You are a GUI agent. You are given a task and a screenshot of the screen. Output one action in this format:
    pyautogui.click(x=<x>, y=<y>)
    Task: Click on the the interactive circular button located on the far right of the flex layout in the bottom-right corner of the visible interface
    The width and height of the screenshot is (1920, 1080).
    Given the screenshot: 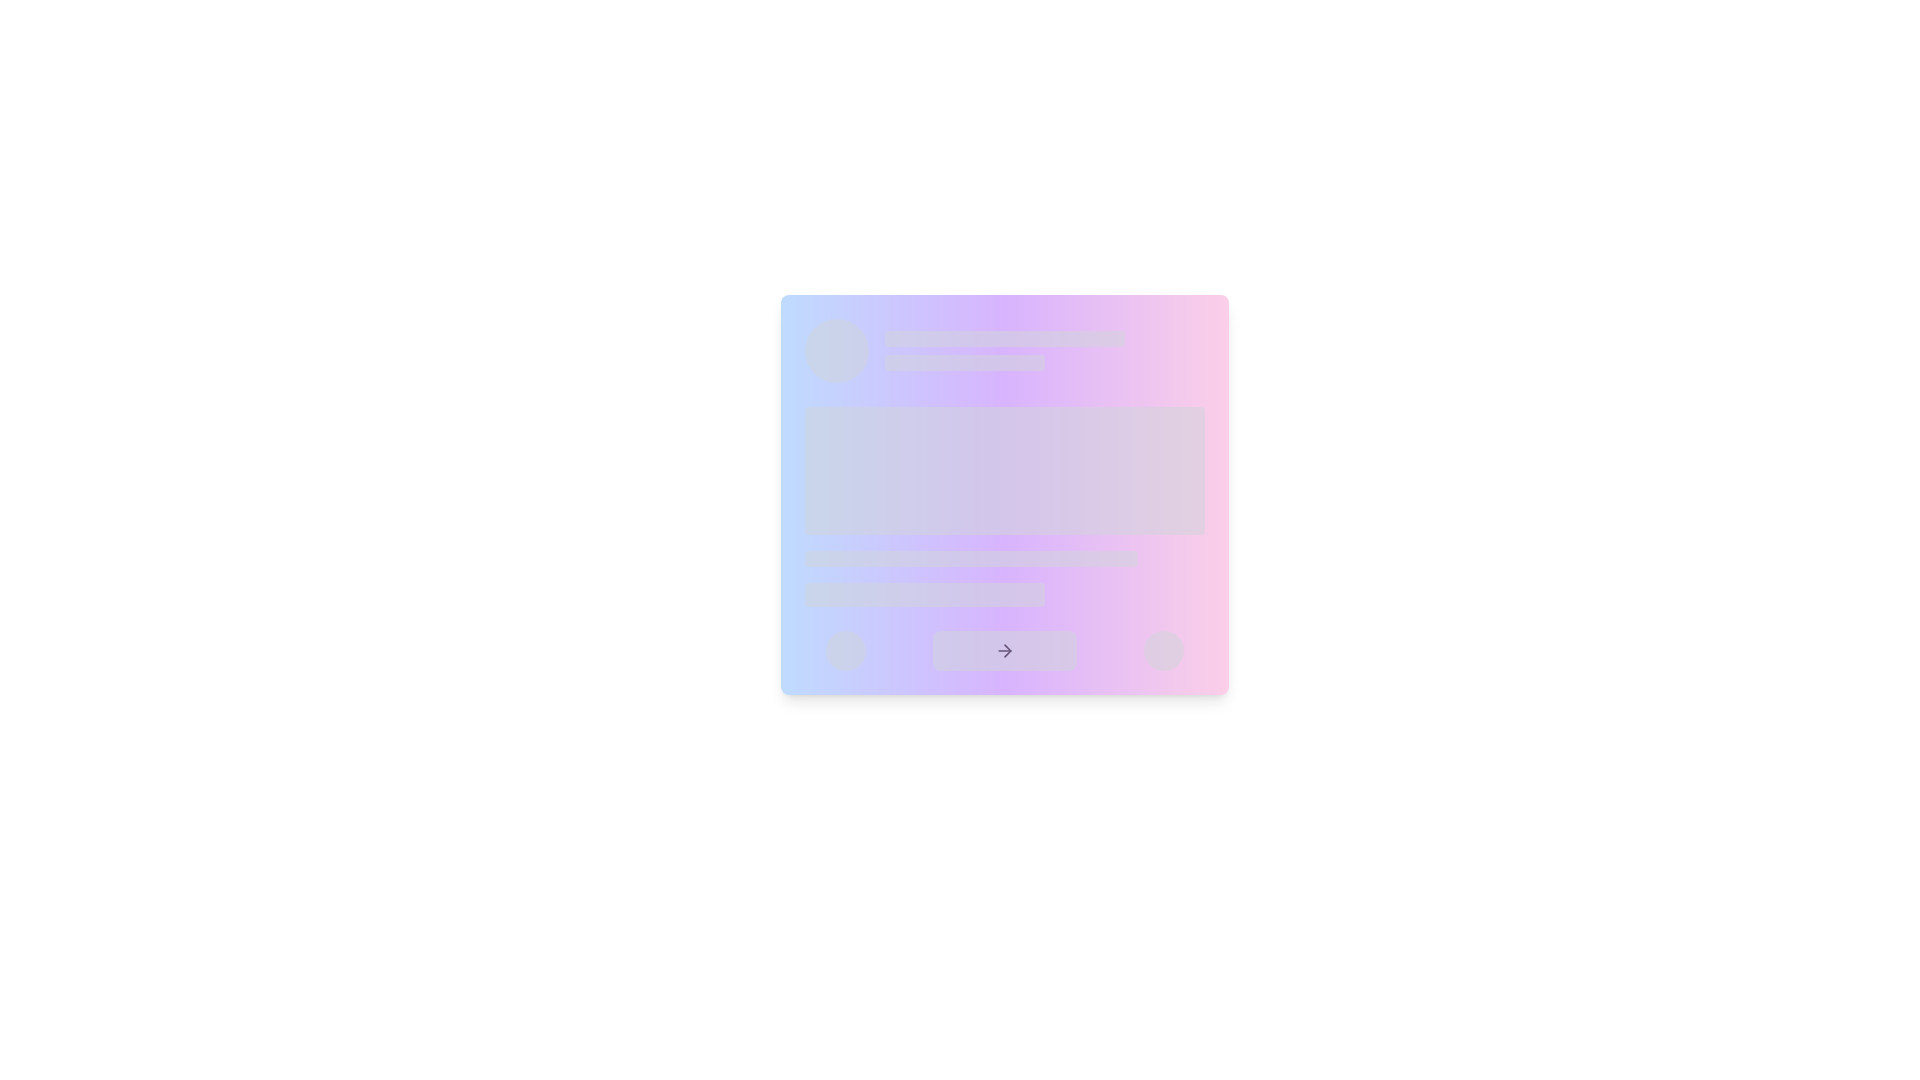 What is the action you would take?
    pyautogui.click(x=1163, y=651)
    